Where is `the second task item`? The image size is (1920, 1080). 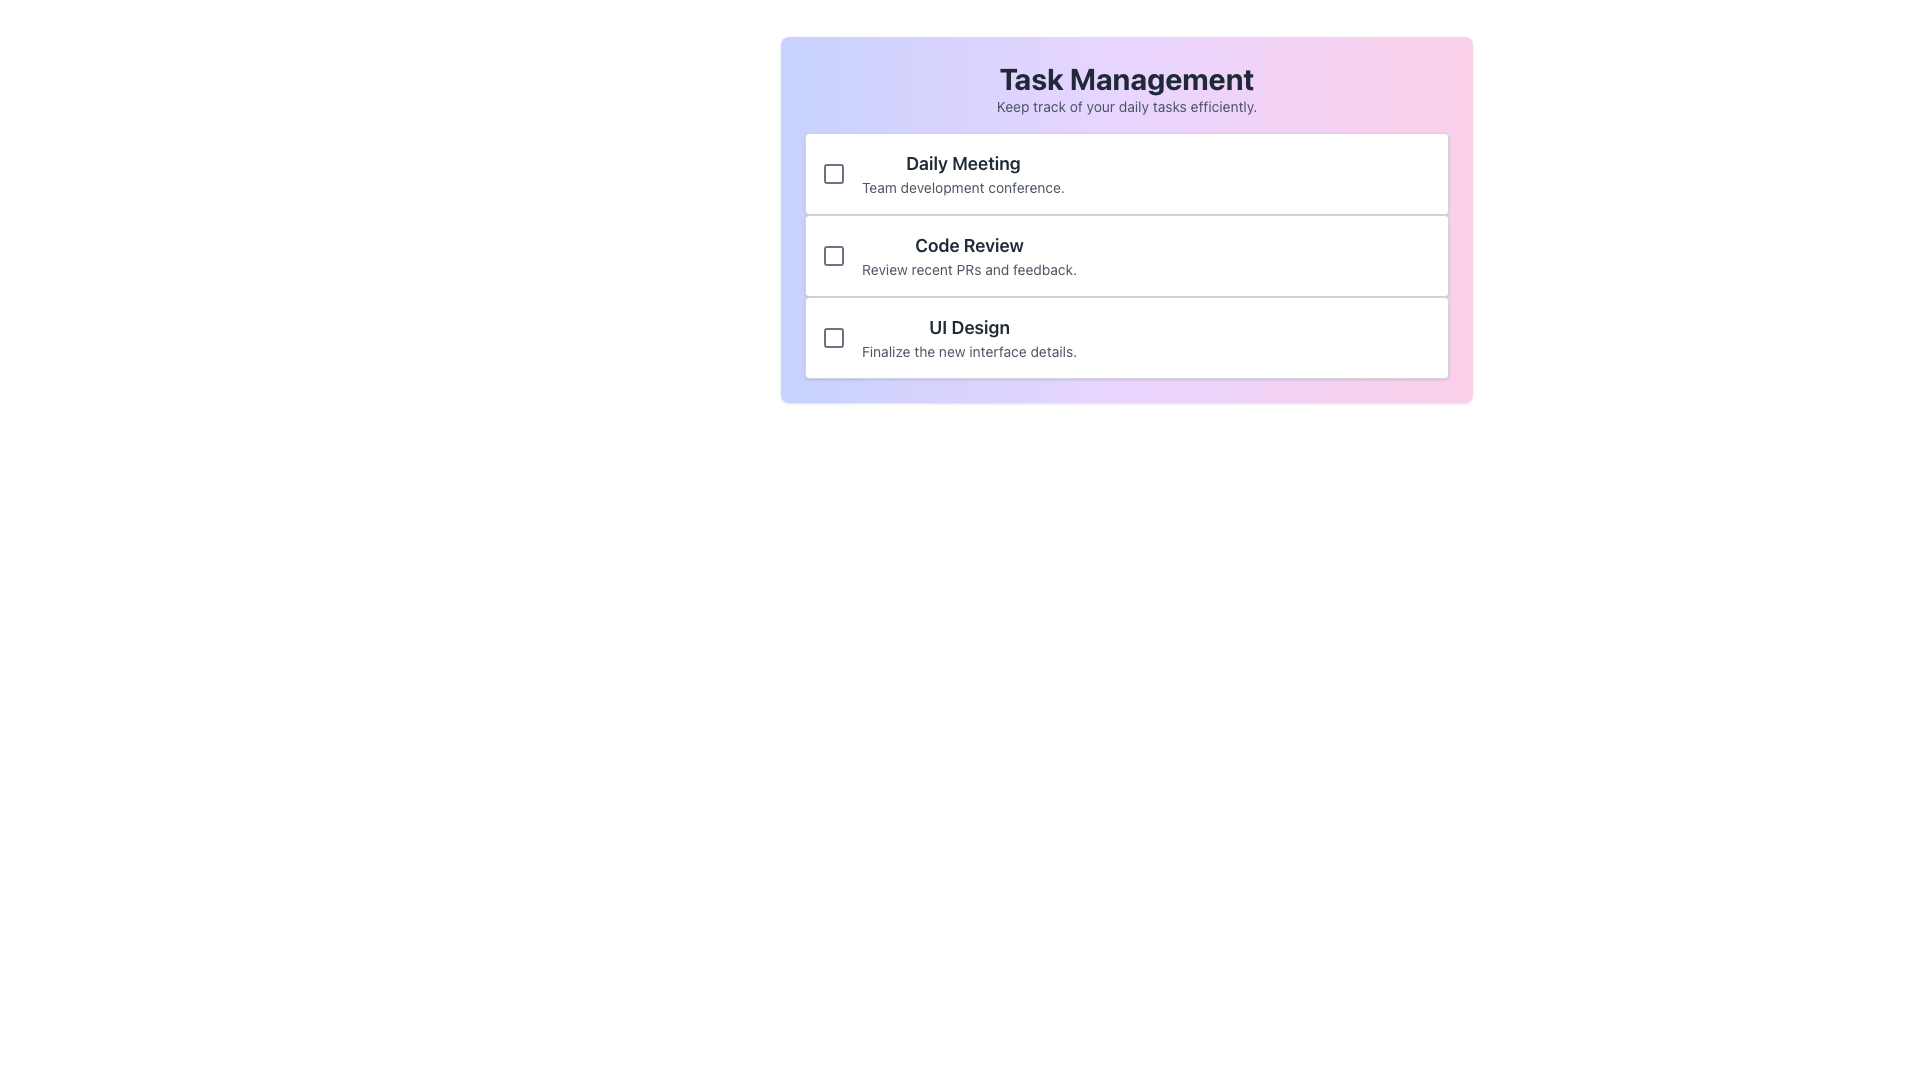
the second task item is located at coordinates (1127, 219).